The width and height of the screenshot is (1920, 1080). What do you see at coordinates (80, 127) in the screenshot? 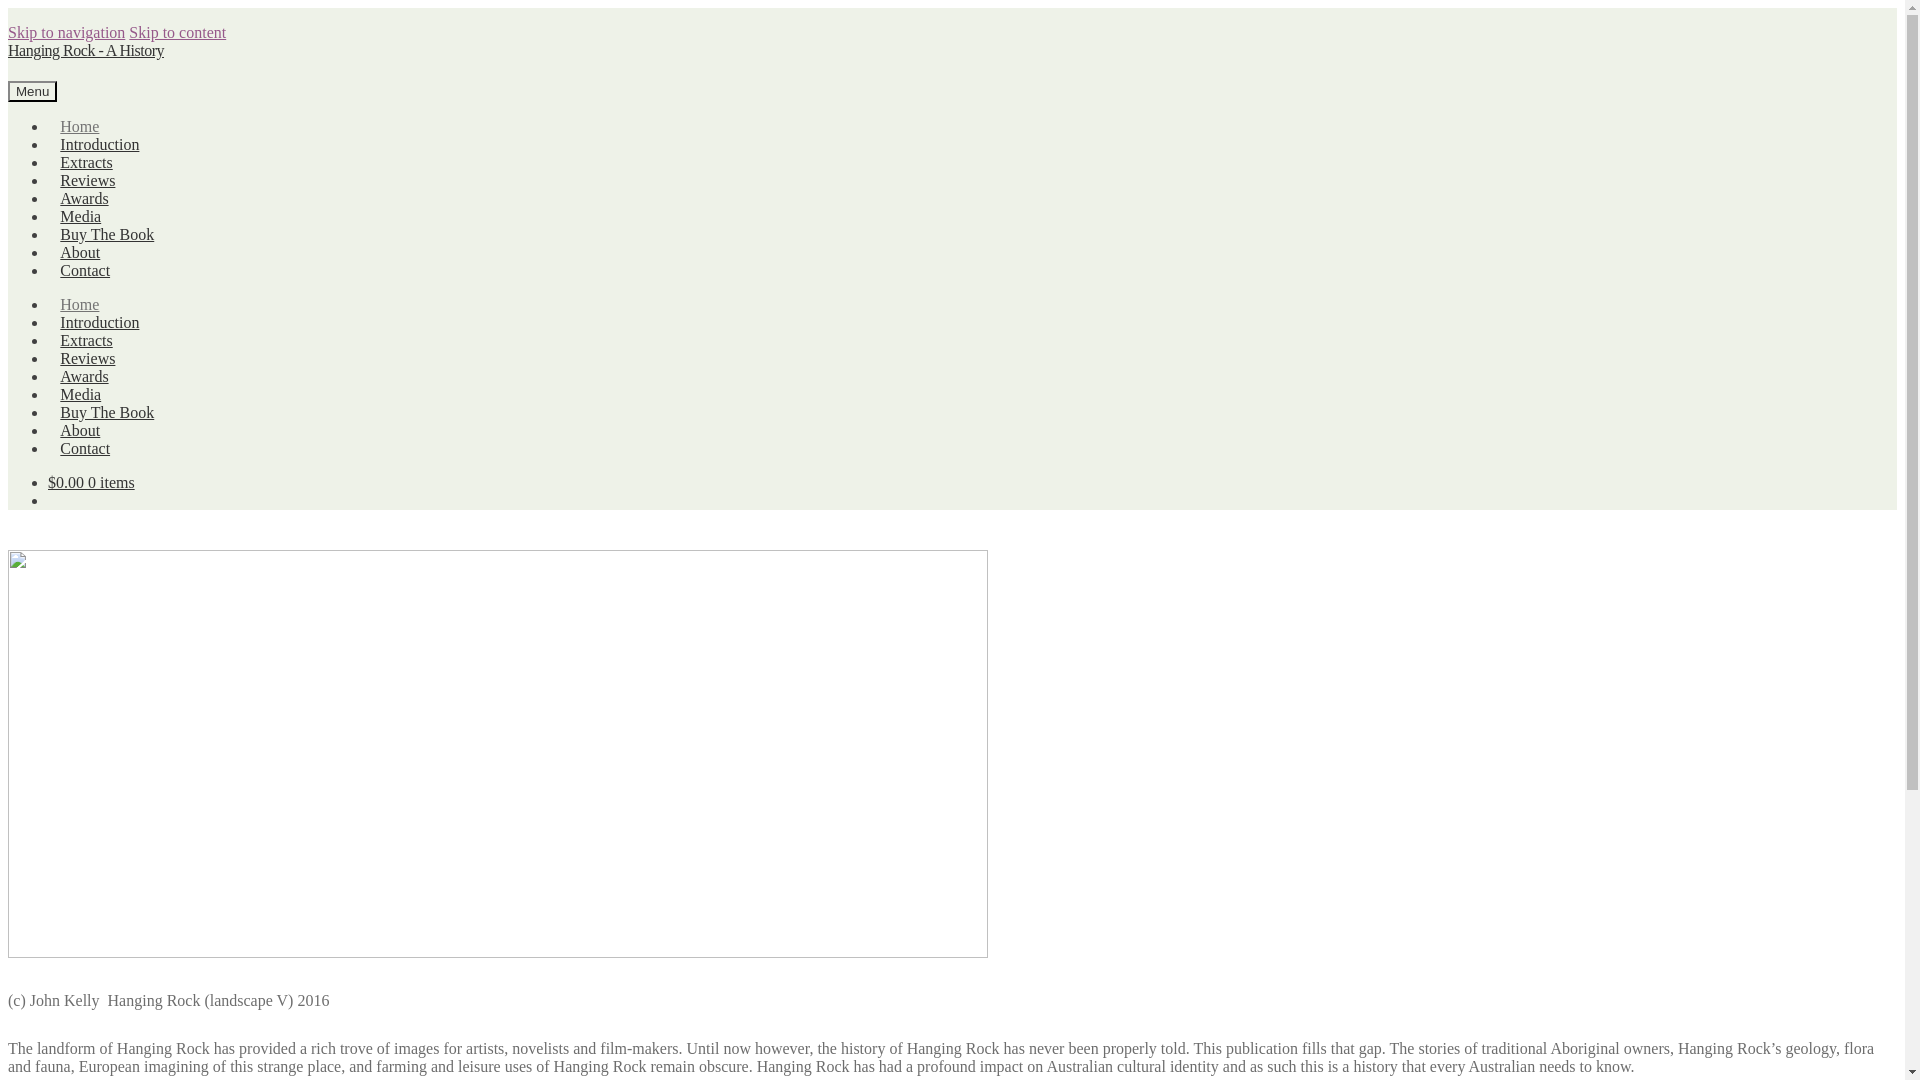
I see `'Home'` at bounding box center [80, 127].